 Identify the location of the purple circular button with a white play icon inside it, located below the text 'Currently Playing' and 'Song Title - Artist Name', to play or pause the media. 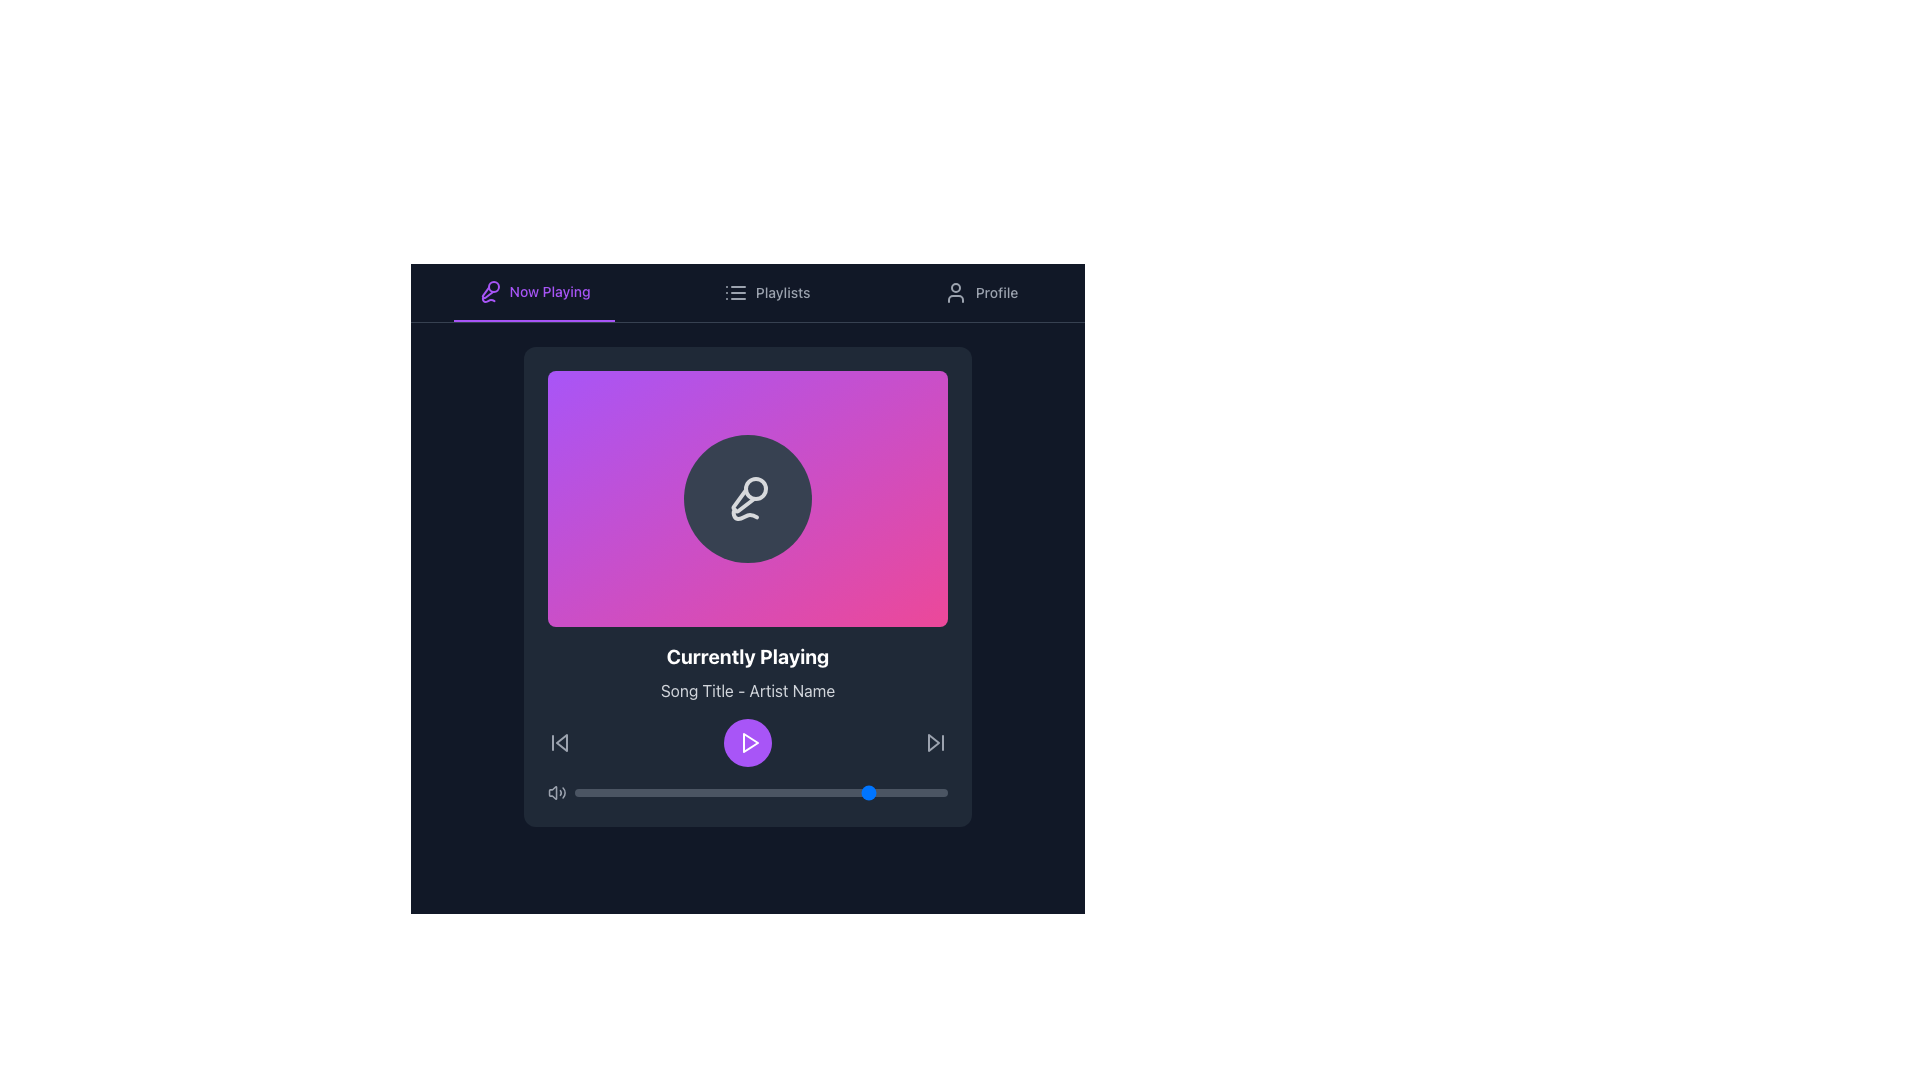
(747, 743).